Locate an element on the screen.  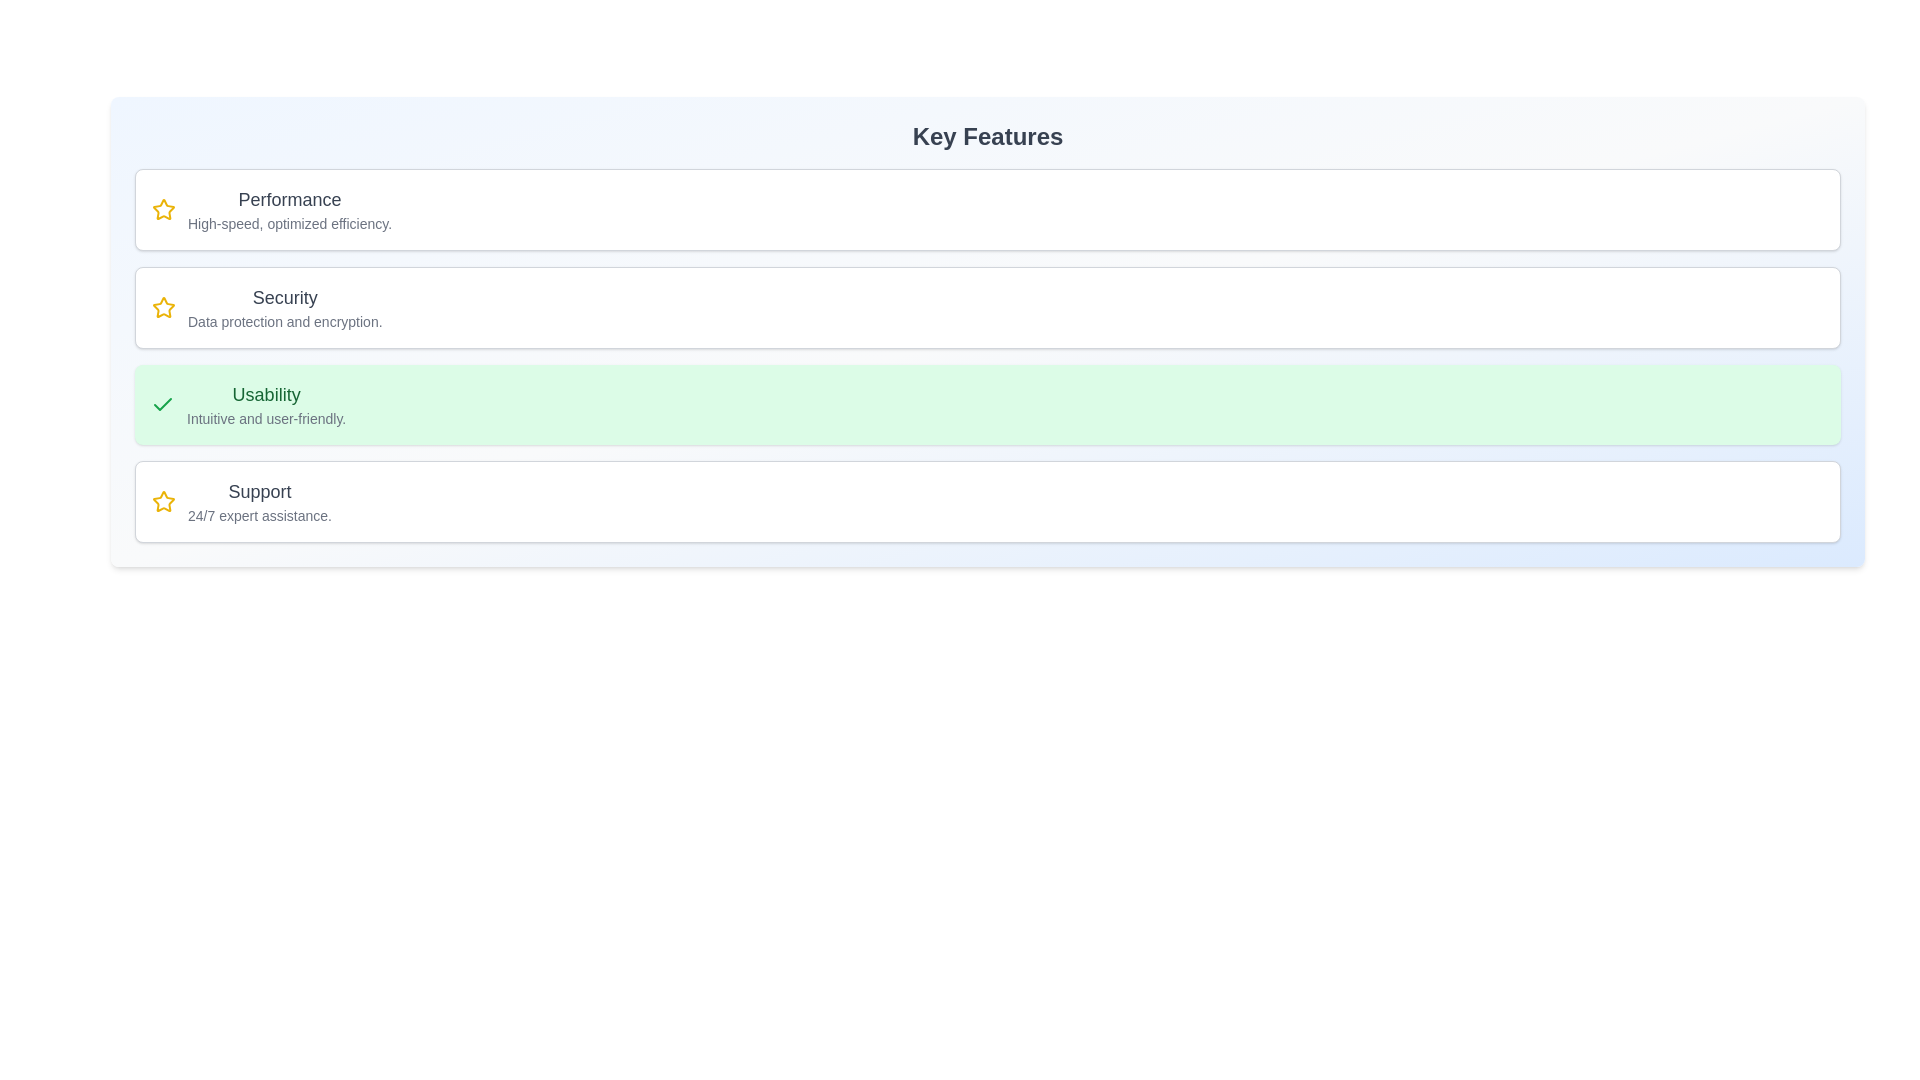
the card with Usability to observe visual changes is located at coordinates (988, 405).